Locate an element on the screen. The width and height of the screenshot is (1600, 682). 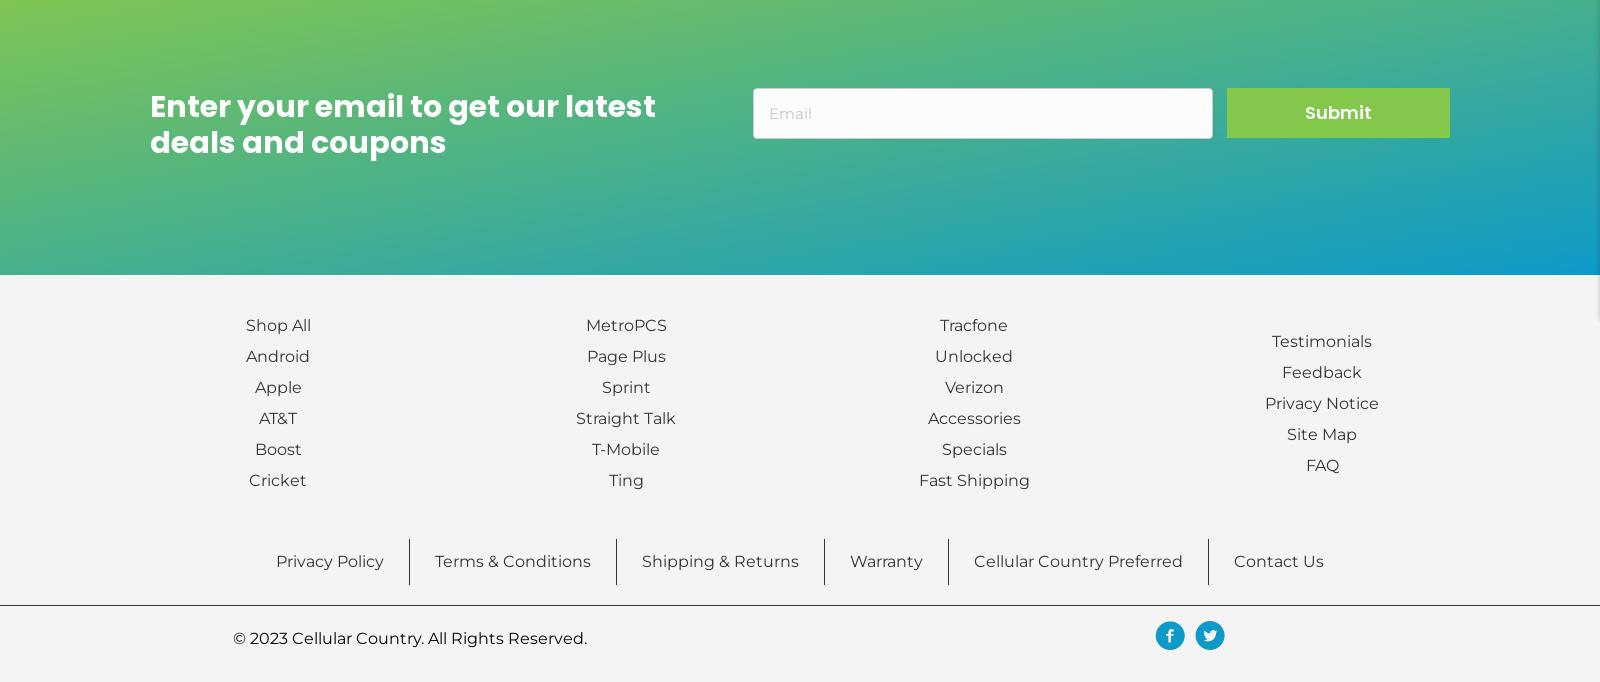
'Warranty' is located at coordinates (848, 560).